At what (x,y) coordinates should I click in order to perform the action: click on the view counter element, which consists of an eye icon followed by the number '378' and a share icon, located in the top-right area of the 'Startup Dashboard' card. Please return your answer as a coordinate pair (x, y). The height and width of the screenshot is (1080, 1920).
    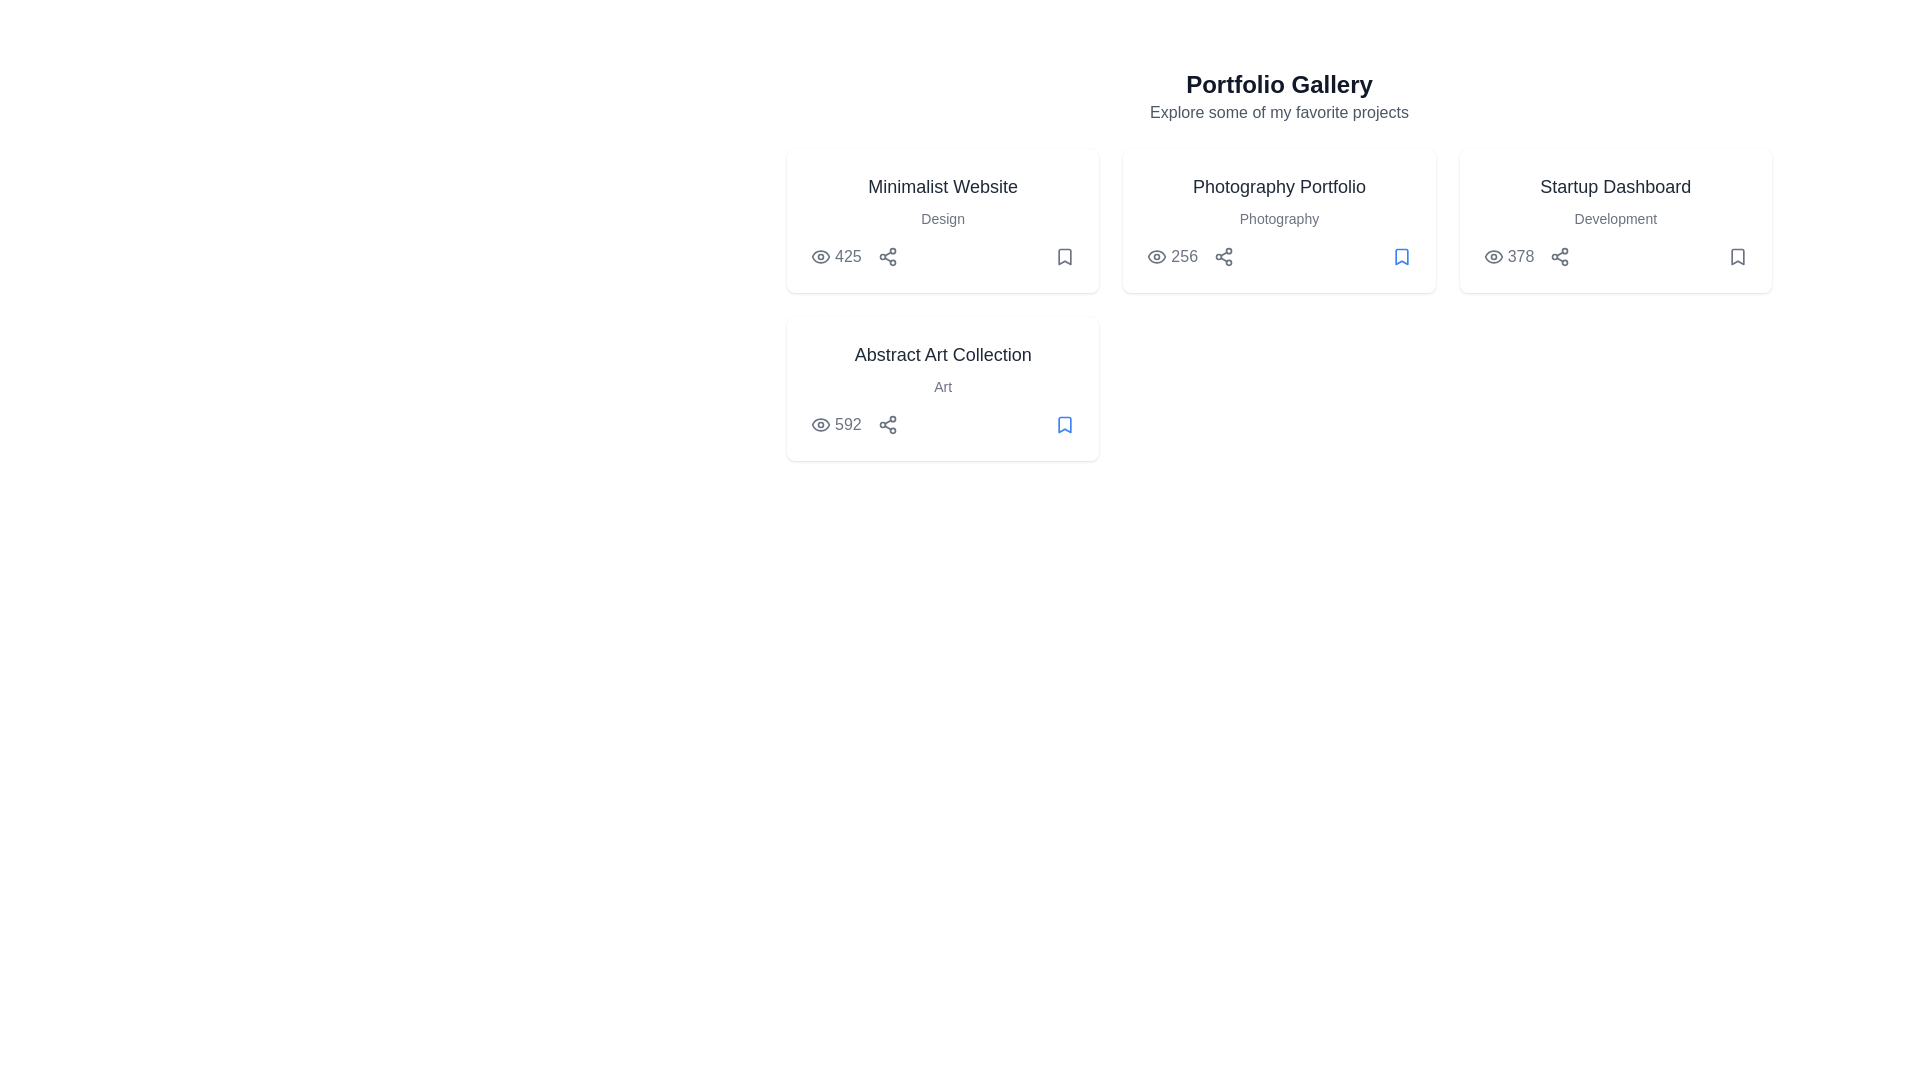
    Looking at the image, I should click on (1525, 256).